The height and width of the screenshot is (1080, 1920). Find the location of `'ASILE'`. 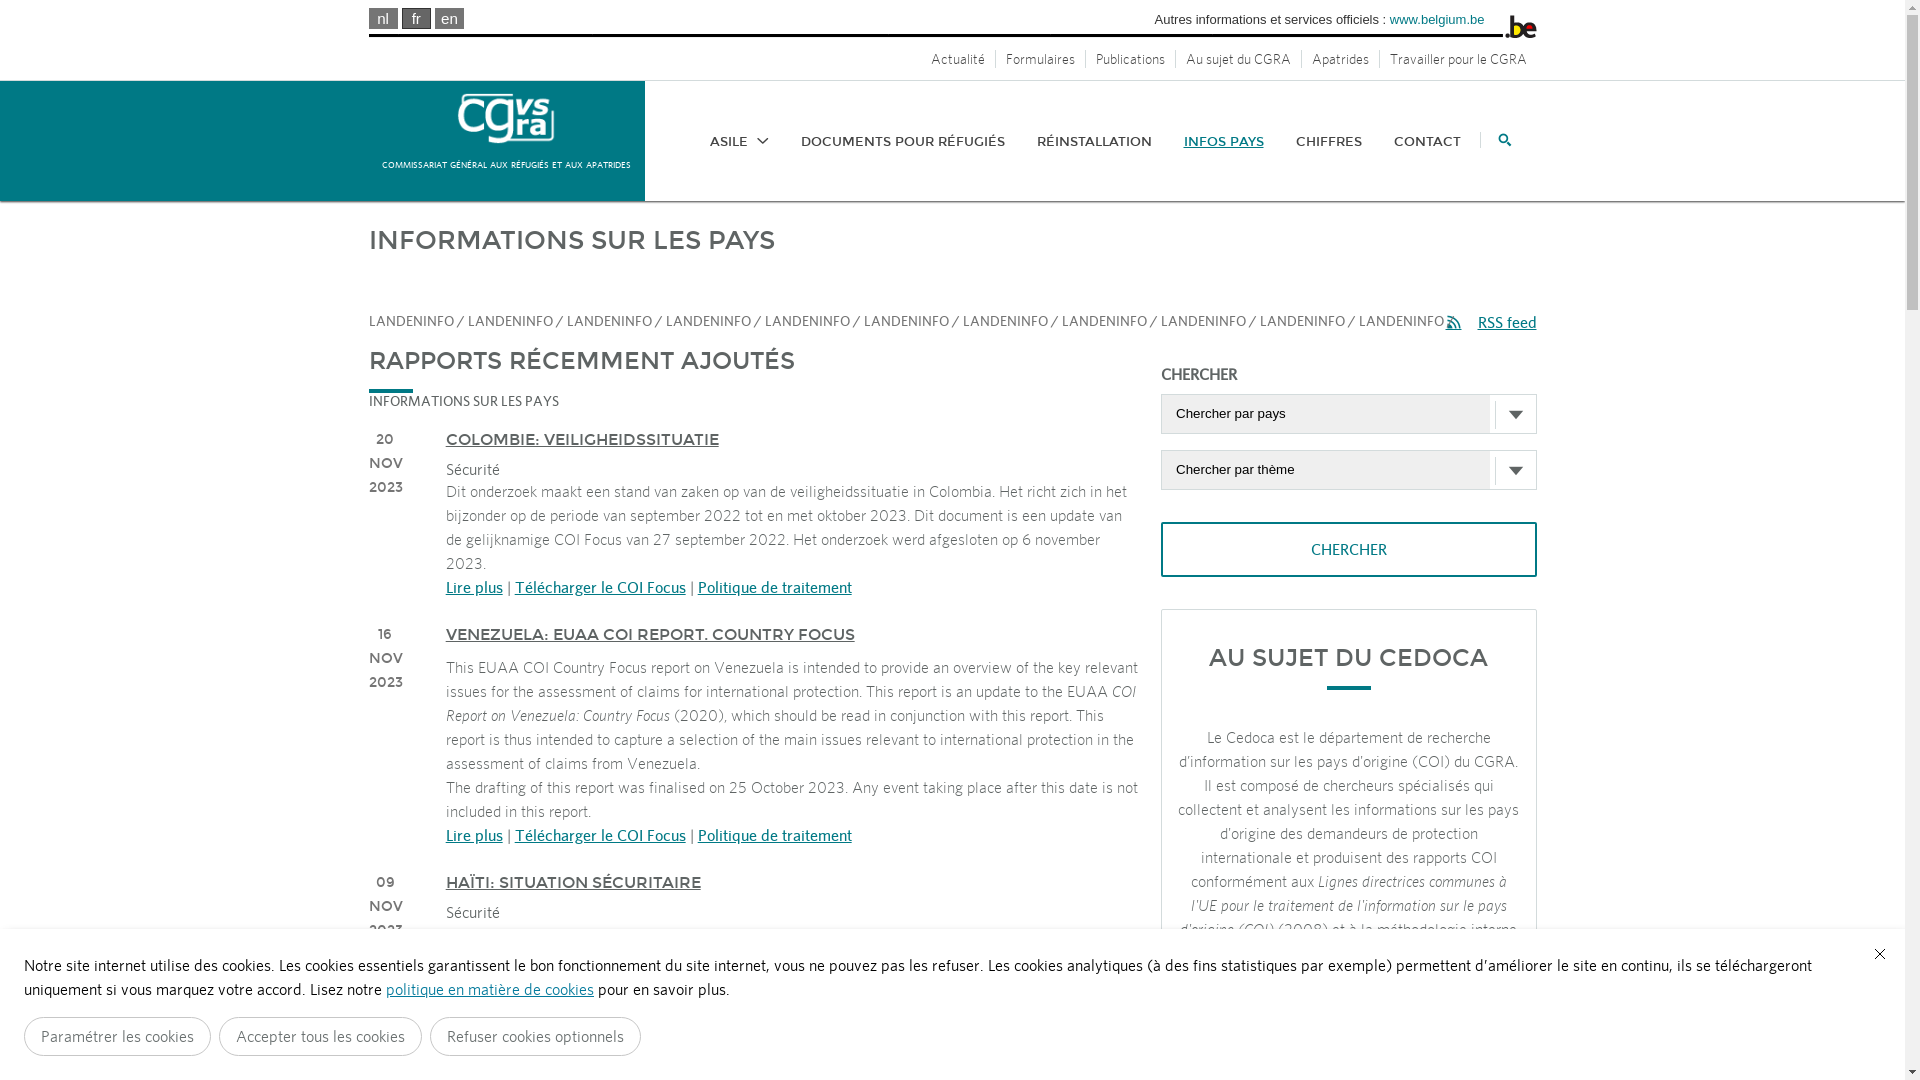

'ASILE' is located at coordinates (738, 140).